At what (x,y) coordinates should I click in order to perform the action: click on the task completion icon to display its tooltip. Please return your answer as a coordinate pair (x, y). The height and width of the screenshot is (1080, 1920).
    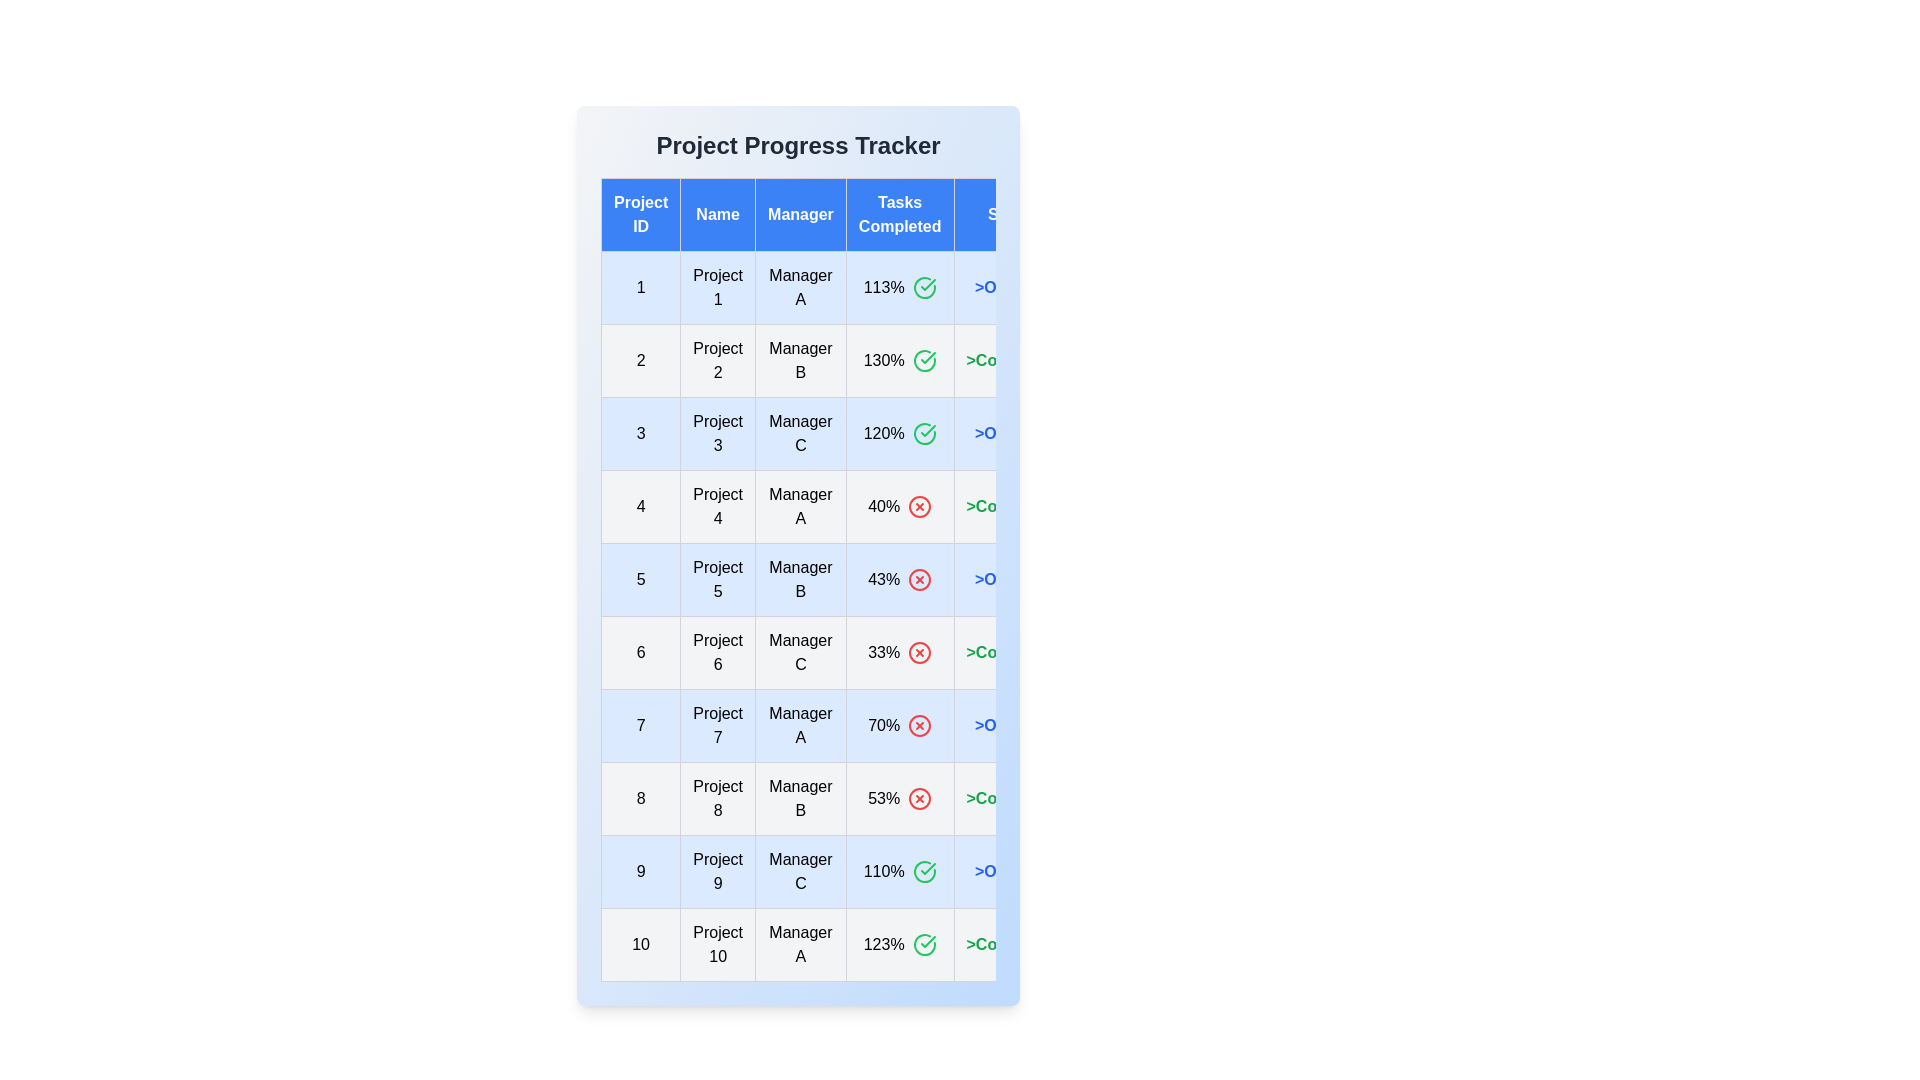
    Looking at the image, I should click on (923, 288).